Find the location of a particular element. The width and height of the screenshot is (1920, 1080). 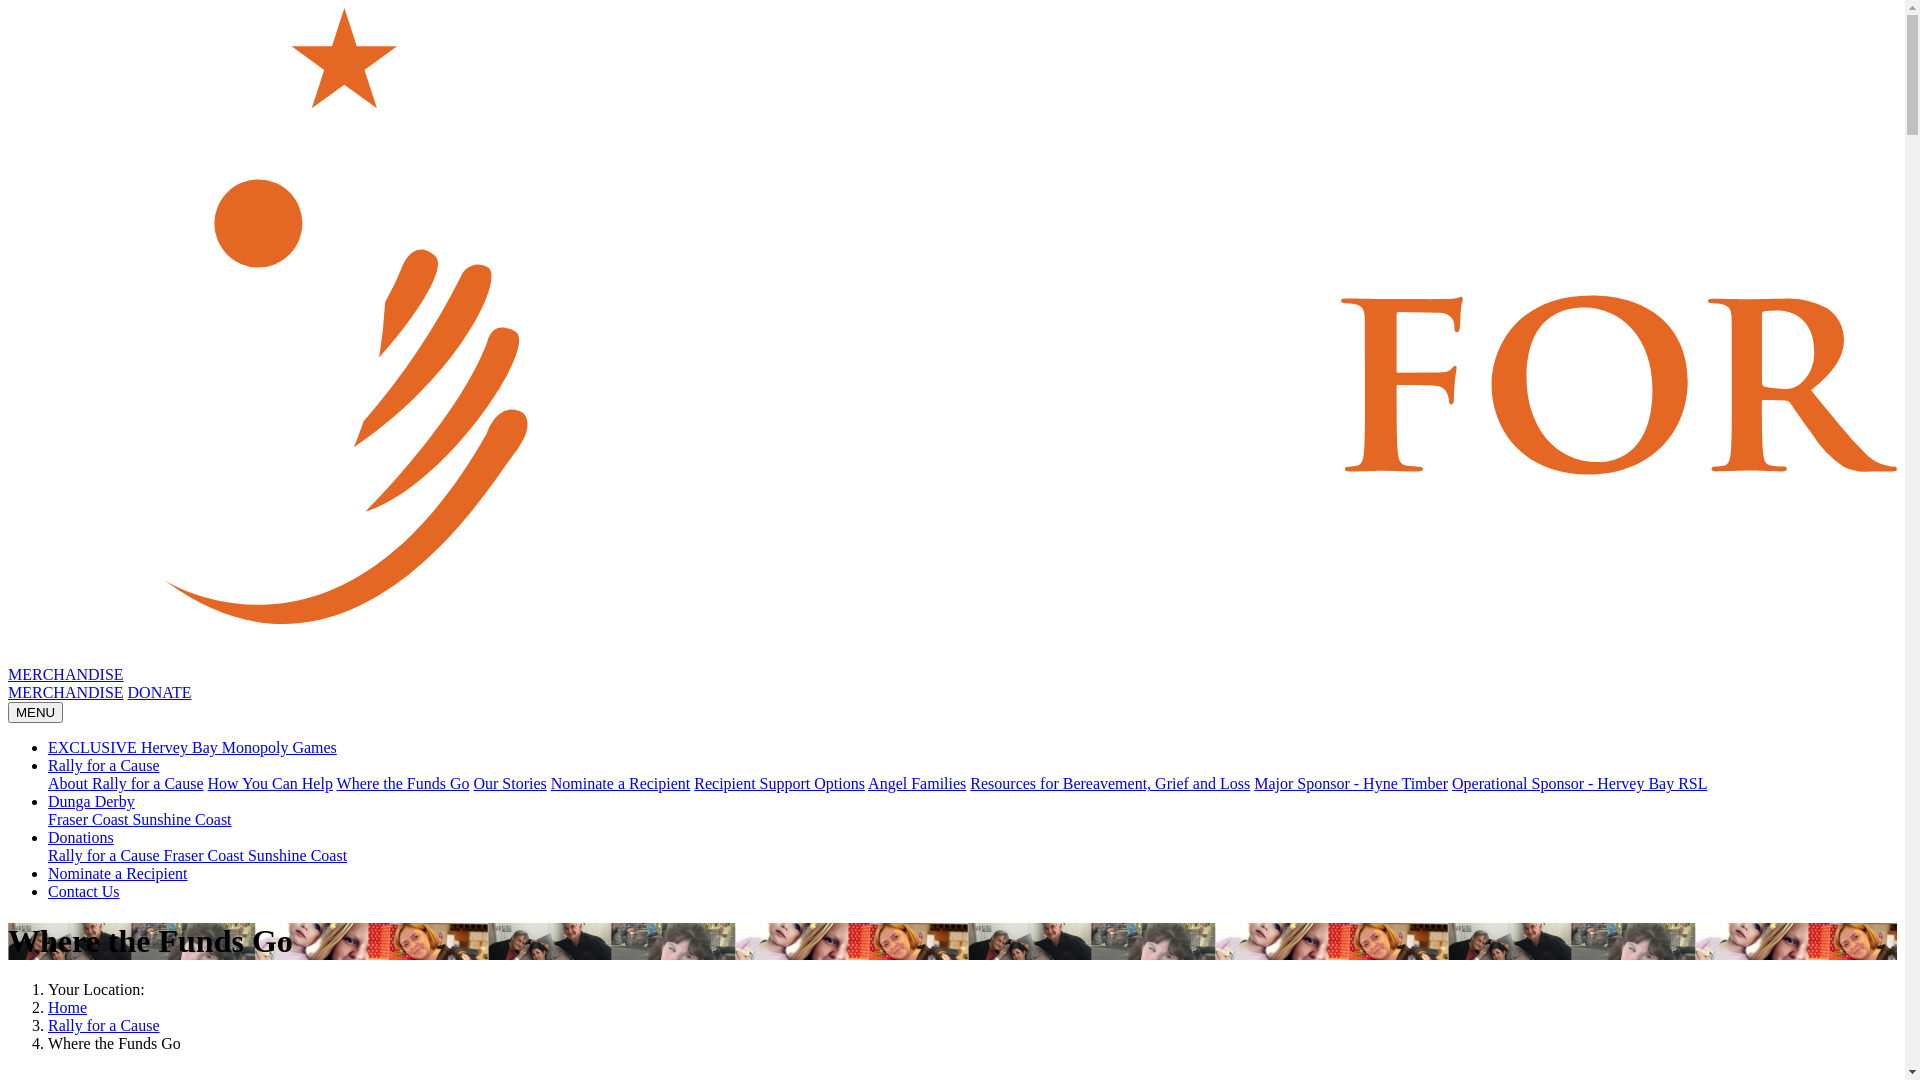

'MENU' is located at coordinates (35, 711).